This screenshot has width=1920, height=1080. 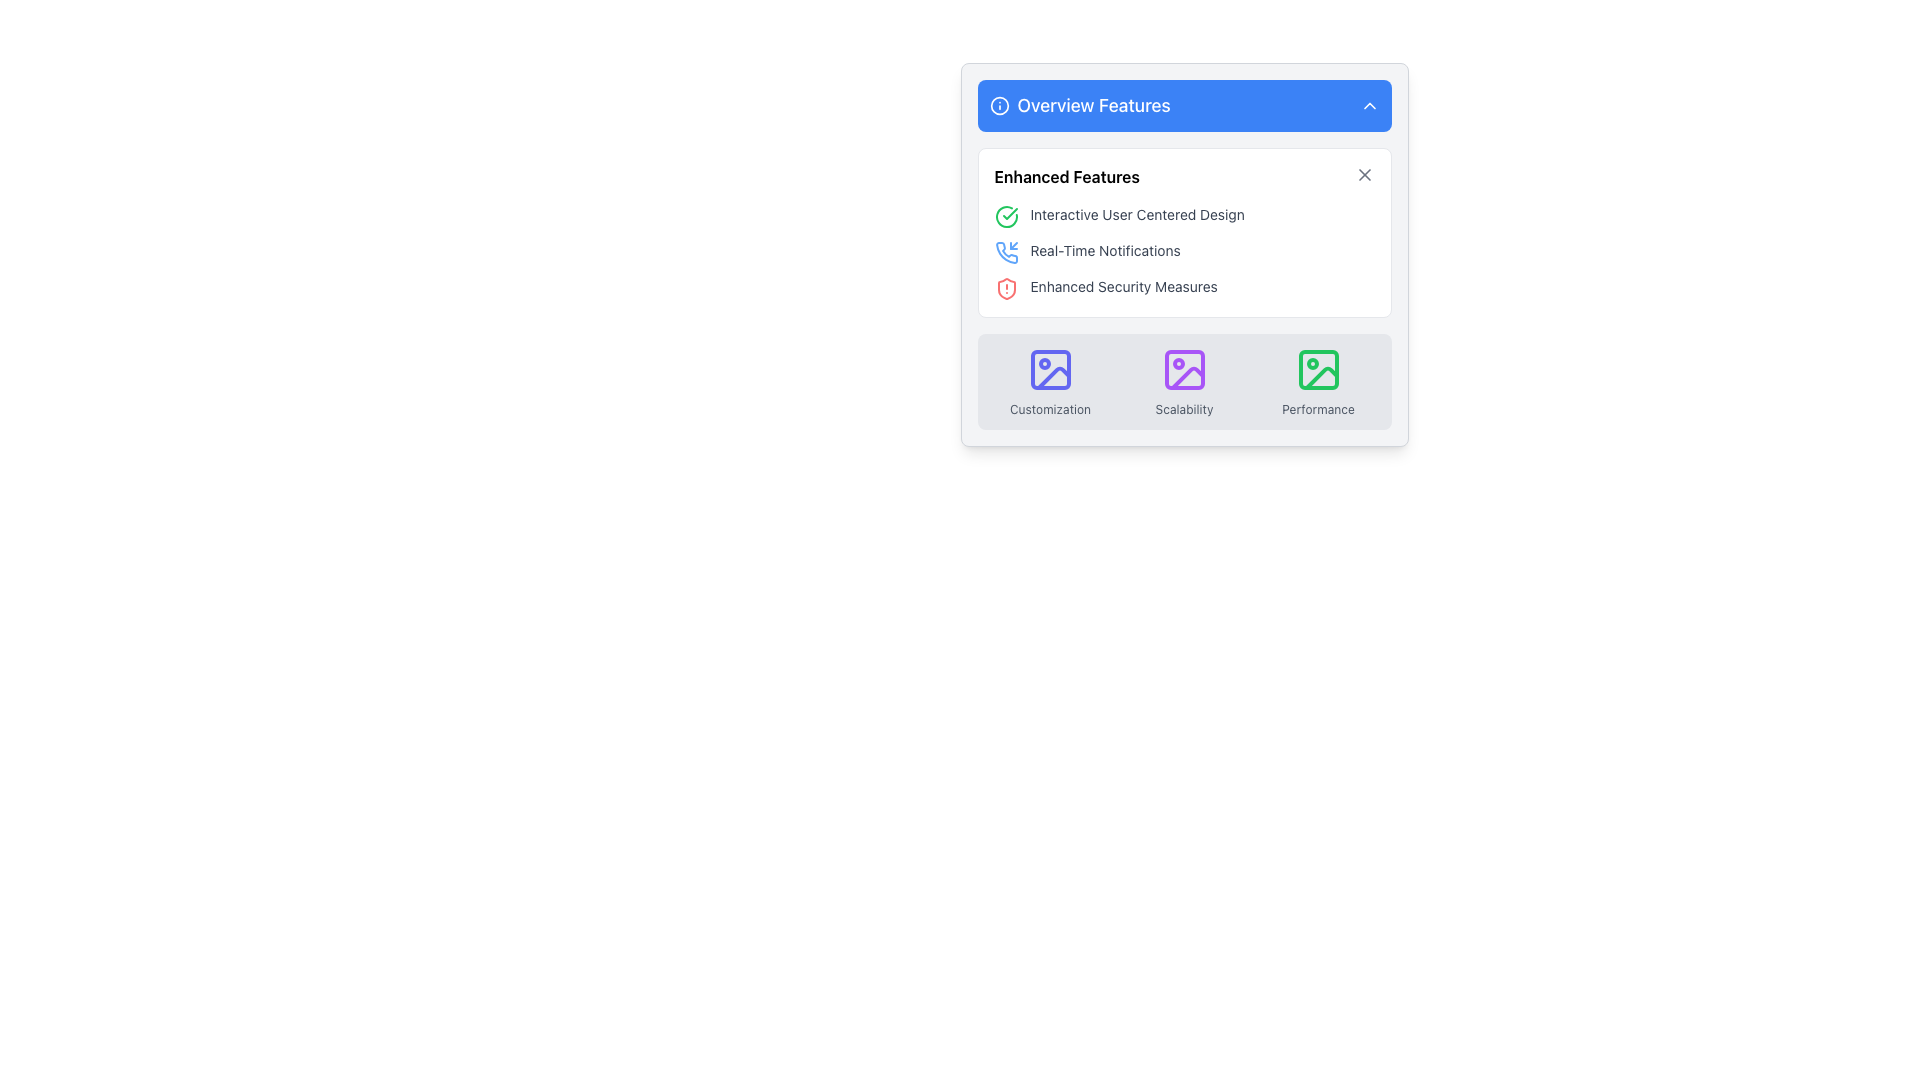 I want to click on the security feature icon located in the 'Enhanced Features' section, which is the third element in the list after the green checkmark and blue phone icons, so click(x=1006, y=289).